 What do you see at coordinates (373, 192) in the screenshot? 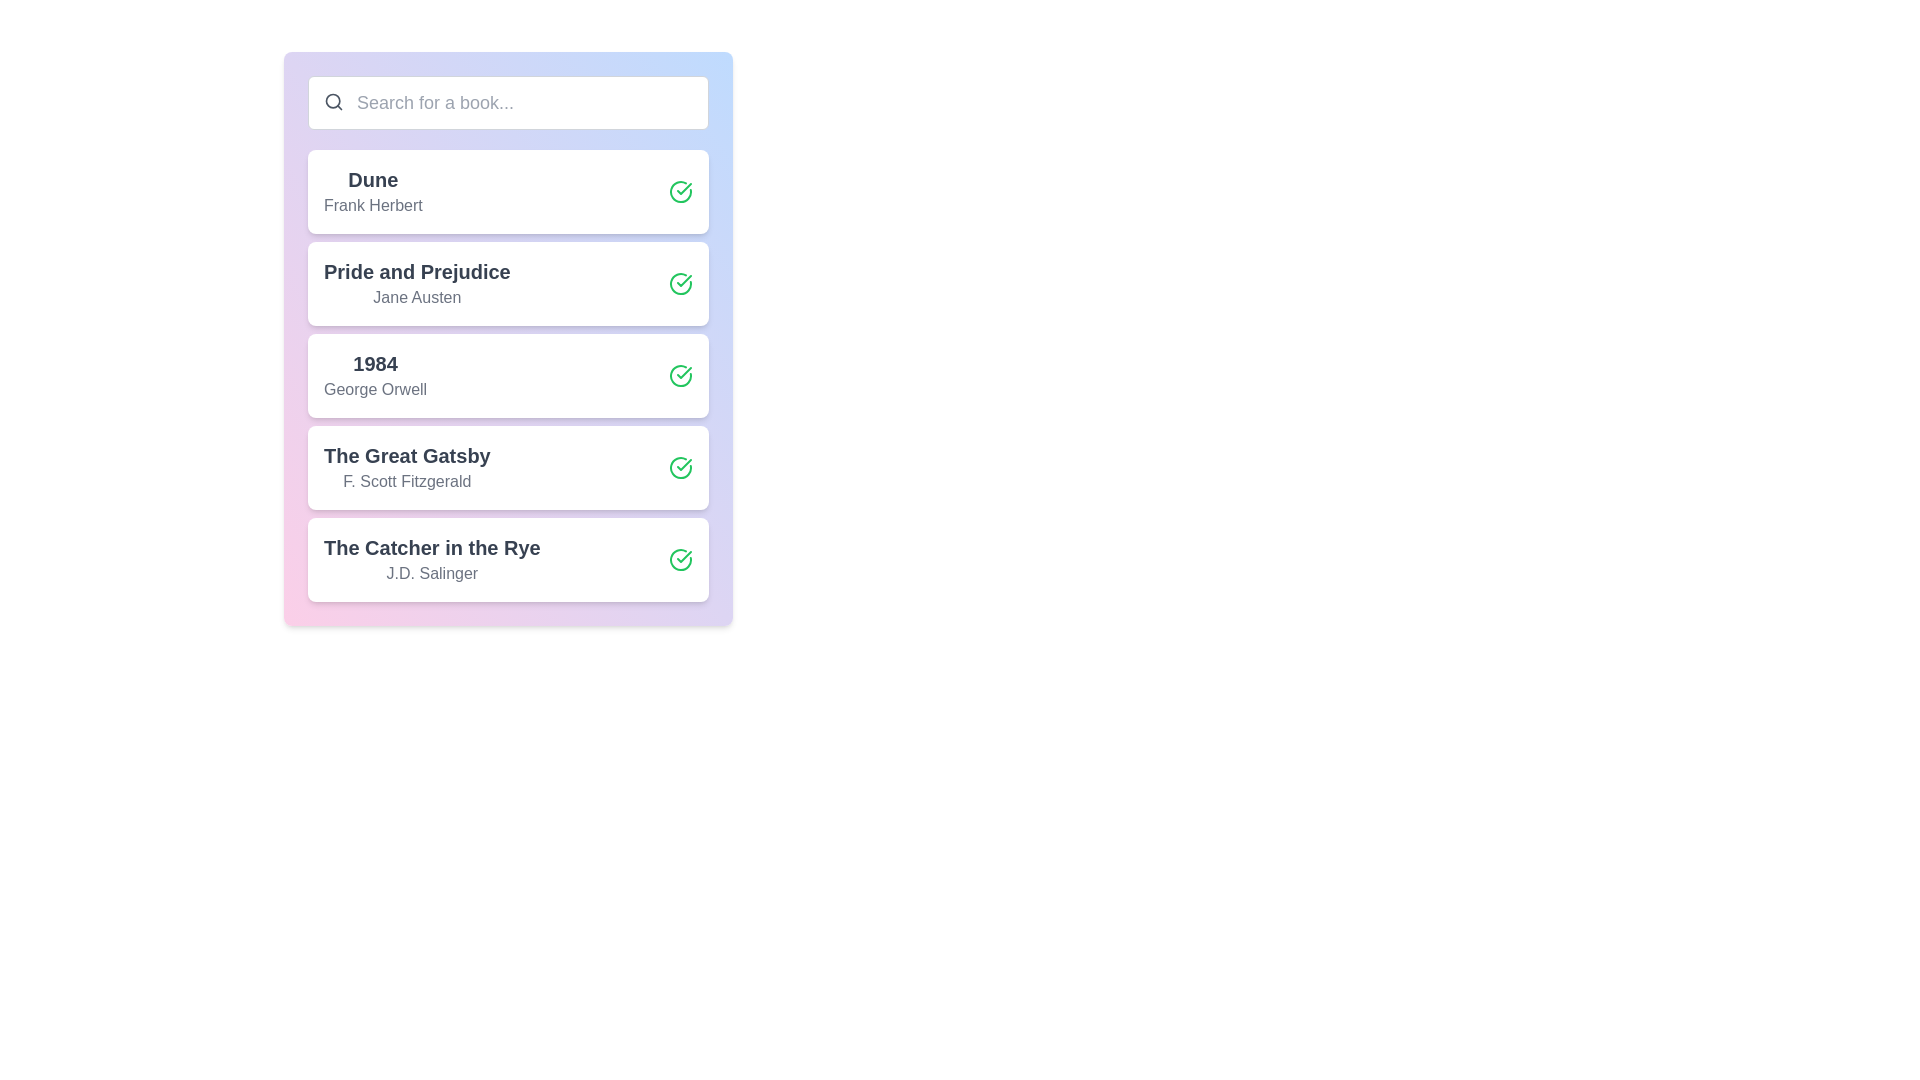
I see `the Text Display element that shows the title 'Dune' and the author's name 'Frank Herbert', located in the first item of the book list` at bounding box center [373, 192].